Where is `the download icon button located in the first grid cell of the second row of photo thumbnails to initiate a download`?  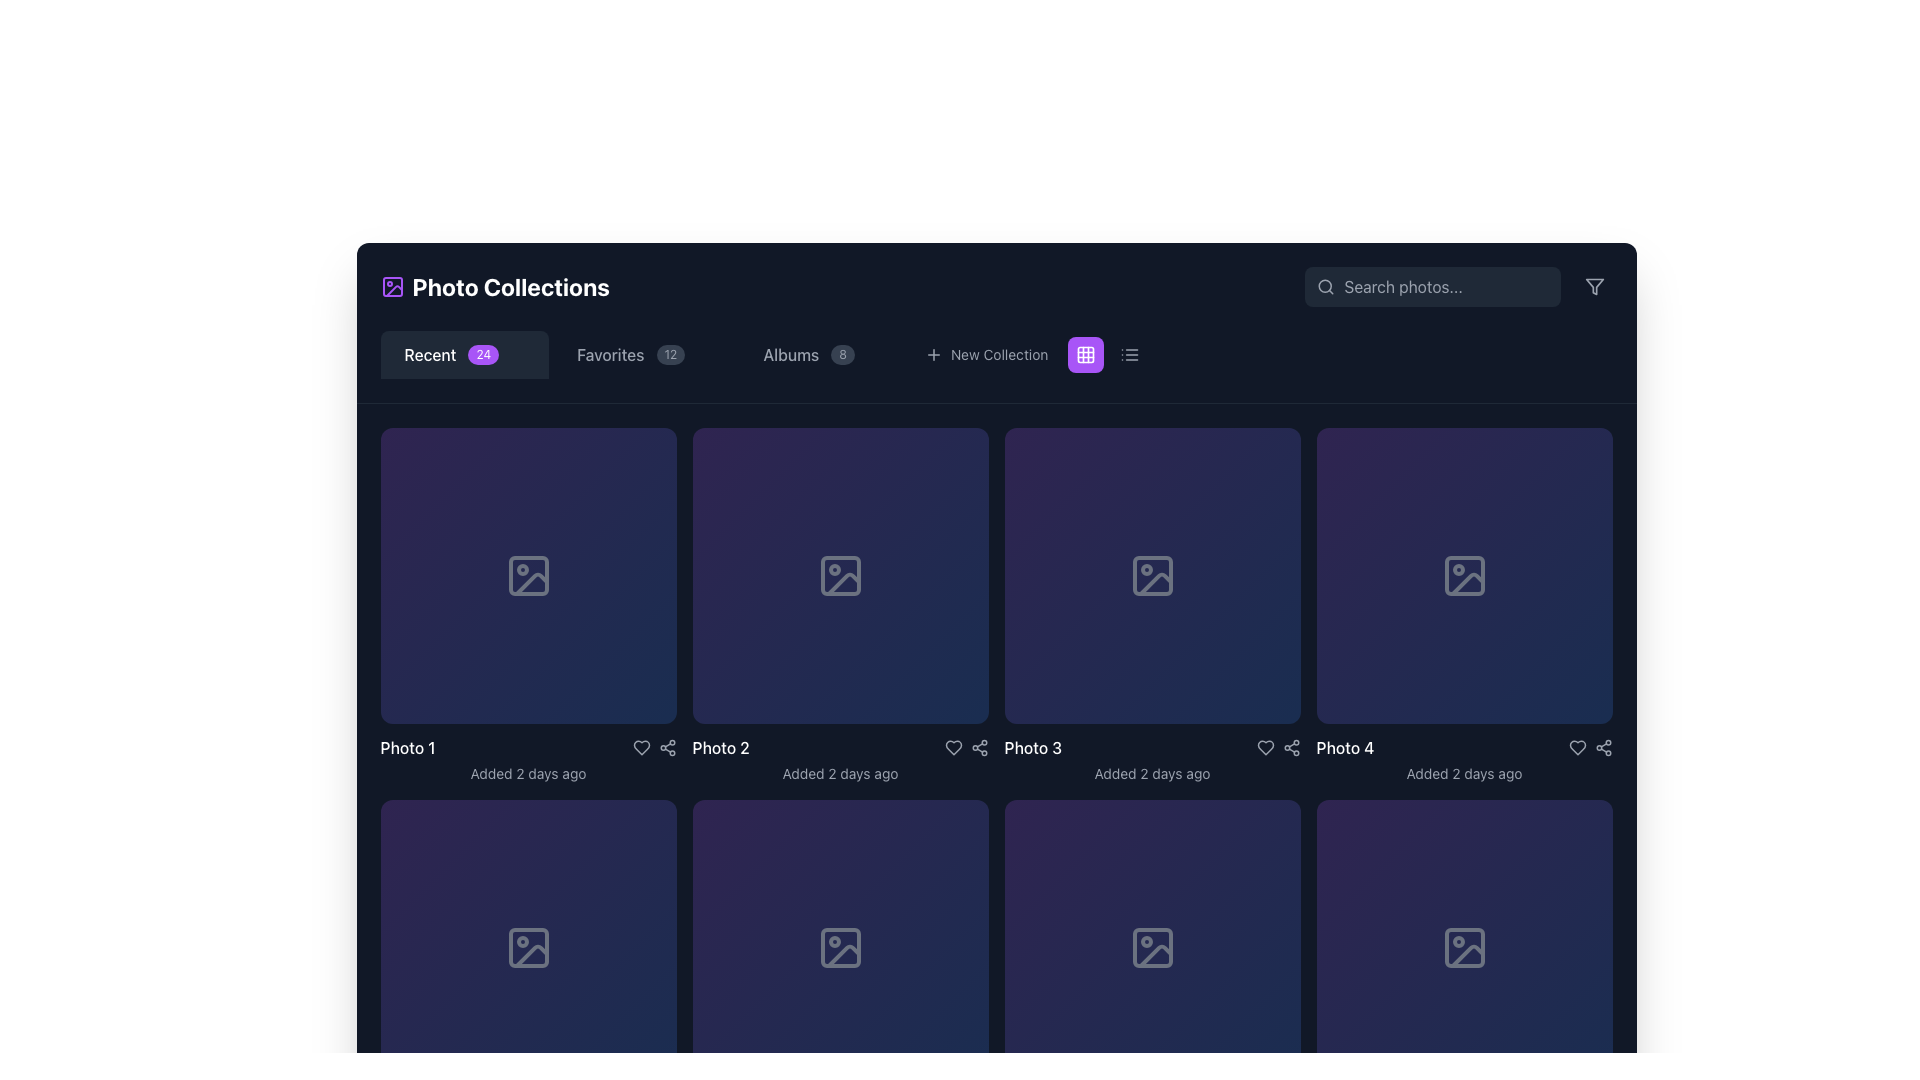 the download icon button located in the first grid cell of the second row of photo thumbnails to initiate a download is located at coordinates (528, 947).